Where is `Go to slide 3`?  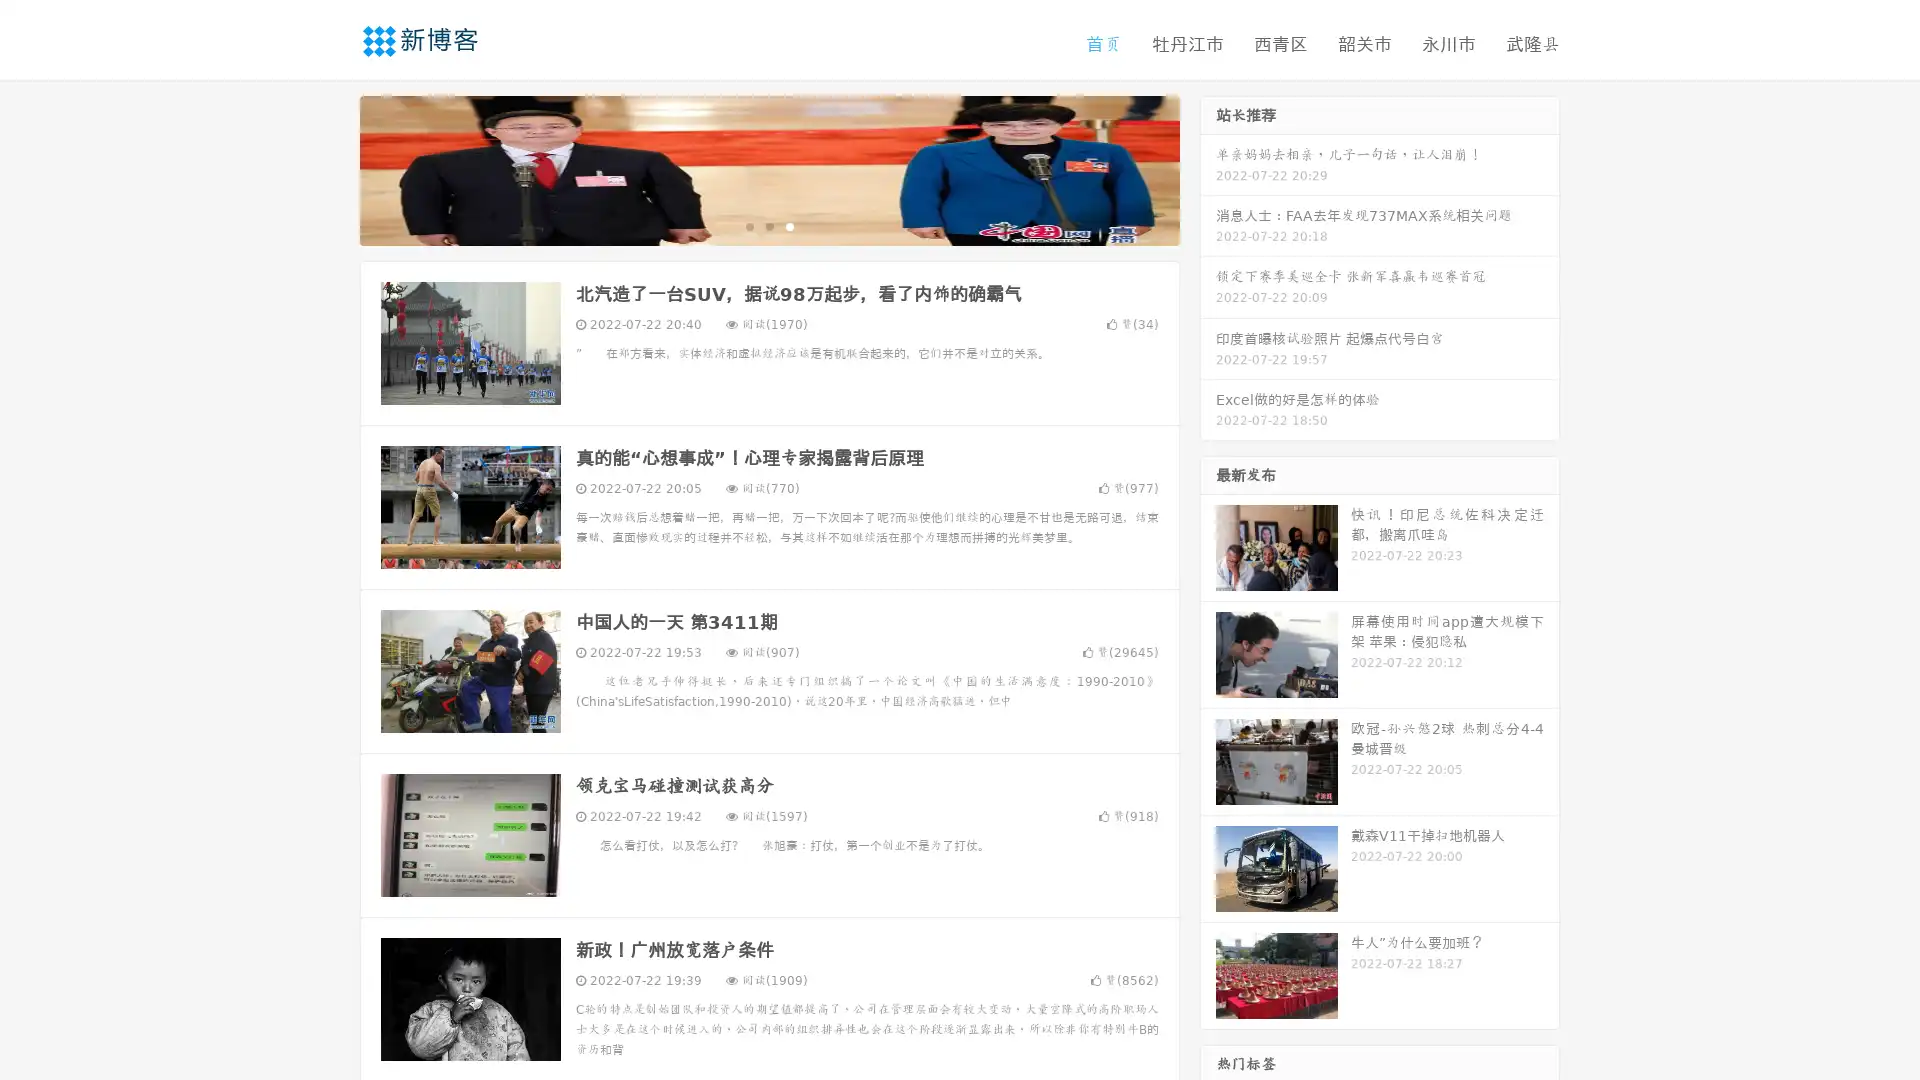
Go to slide 3 is located at coordinates (789, 225).